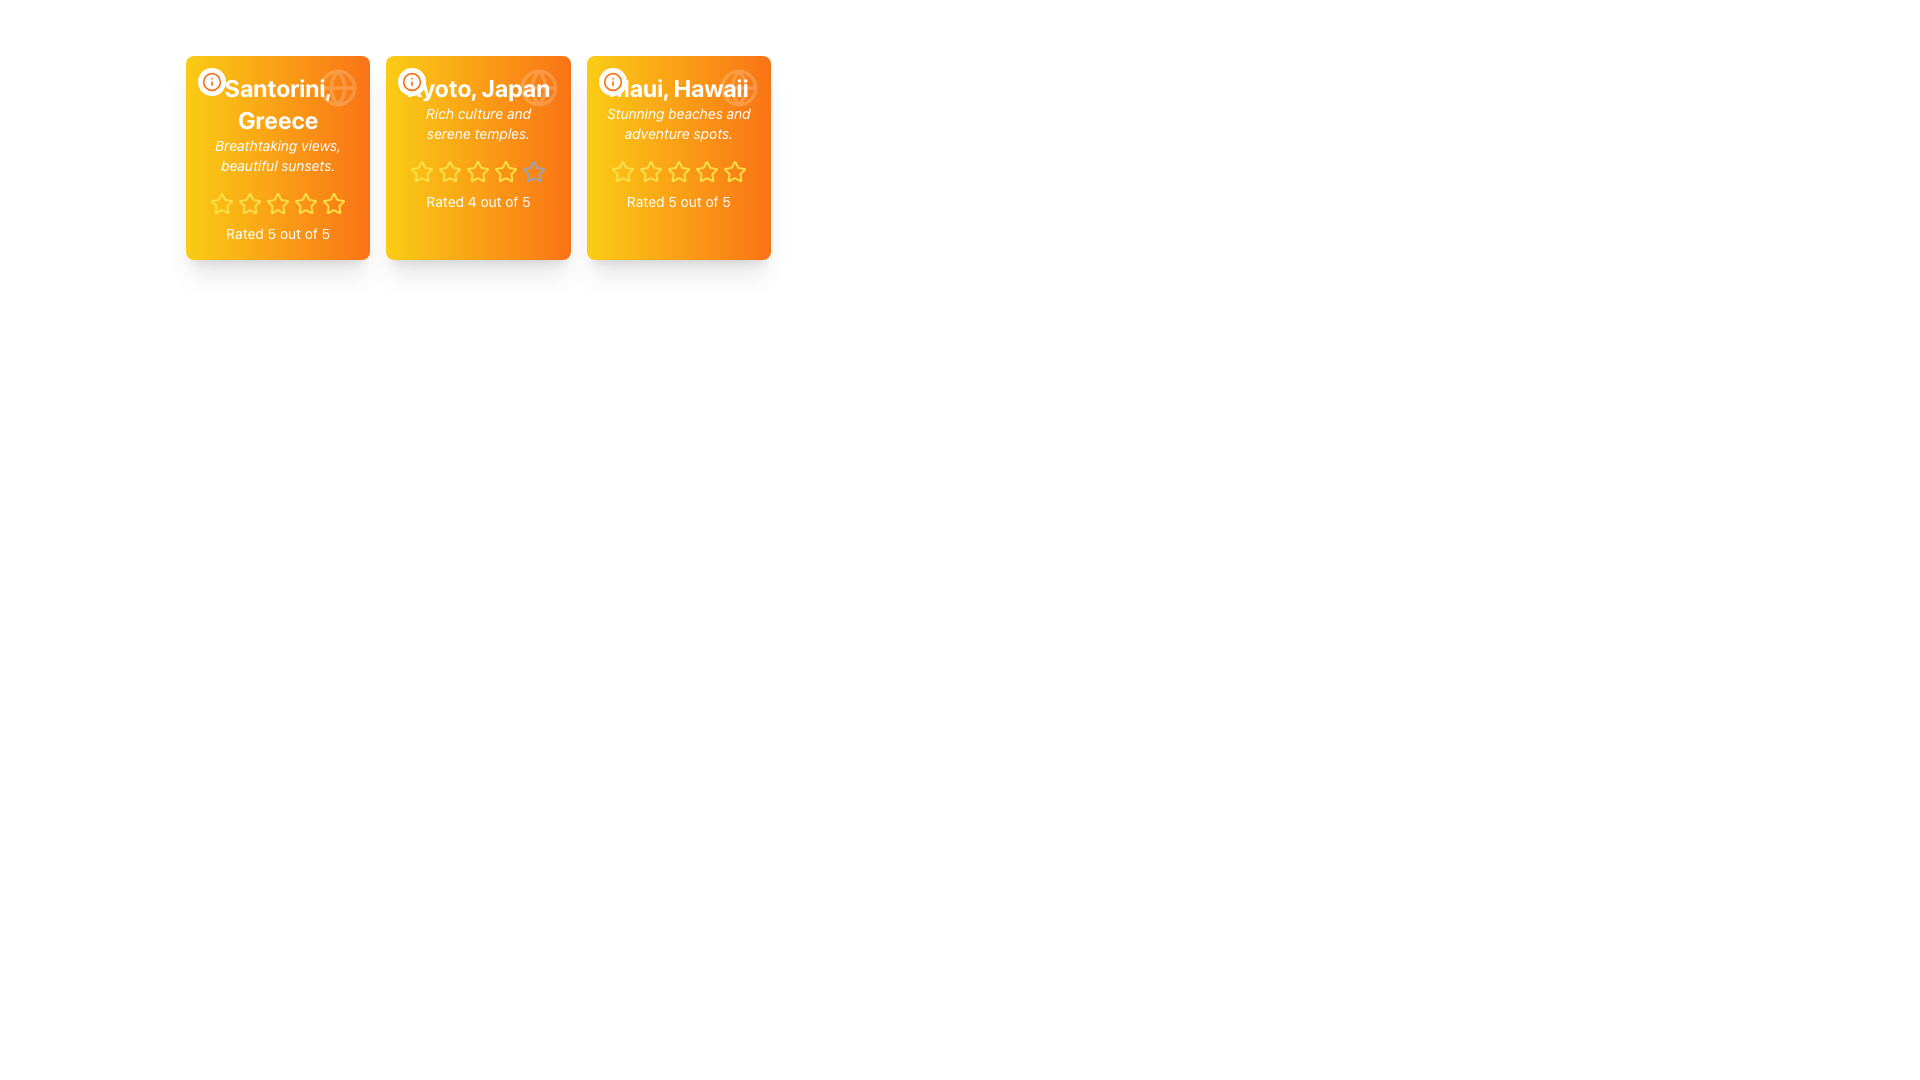 This screenshot has width=1920, height=1080. What do you see at coordinates (678, 171) in the screenshot?
I see `the star in the Rating Stars element located on the 'Maui, Hawaii' card, positioned underneath 'Stunning beaches and adventure spots.'` at bounding box center [678, 171].